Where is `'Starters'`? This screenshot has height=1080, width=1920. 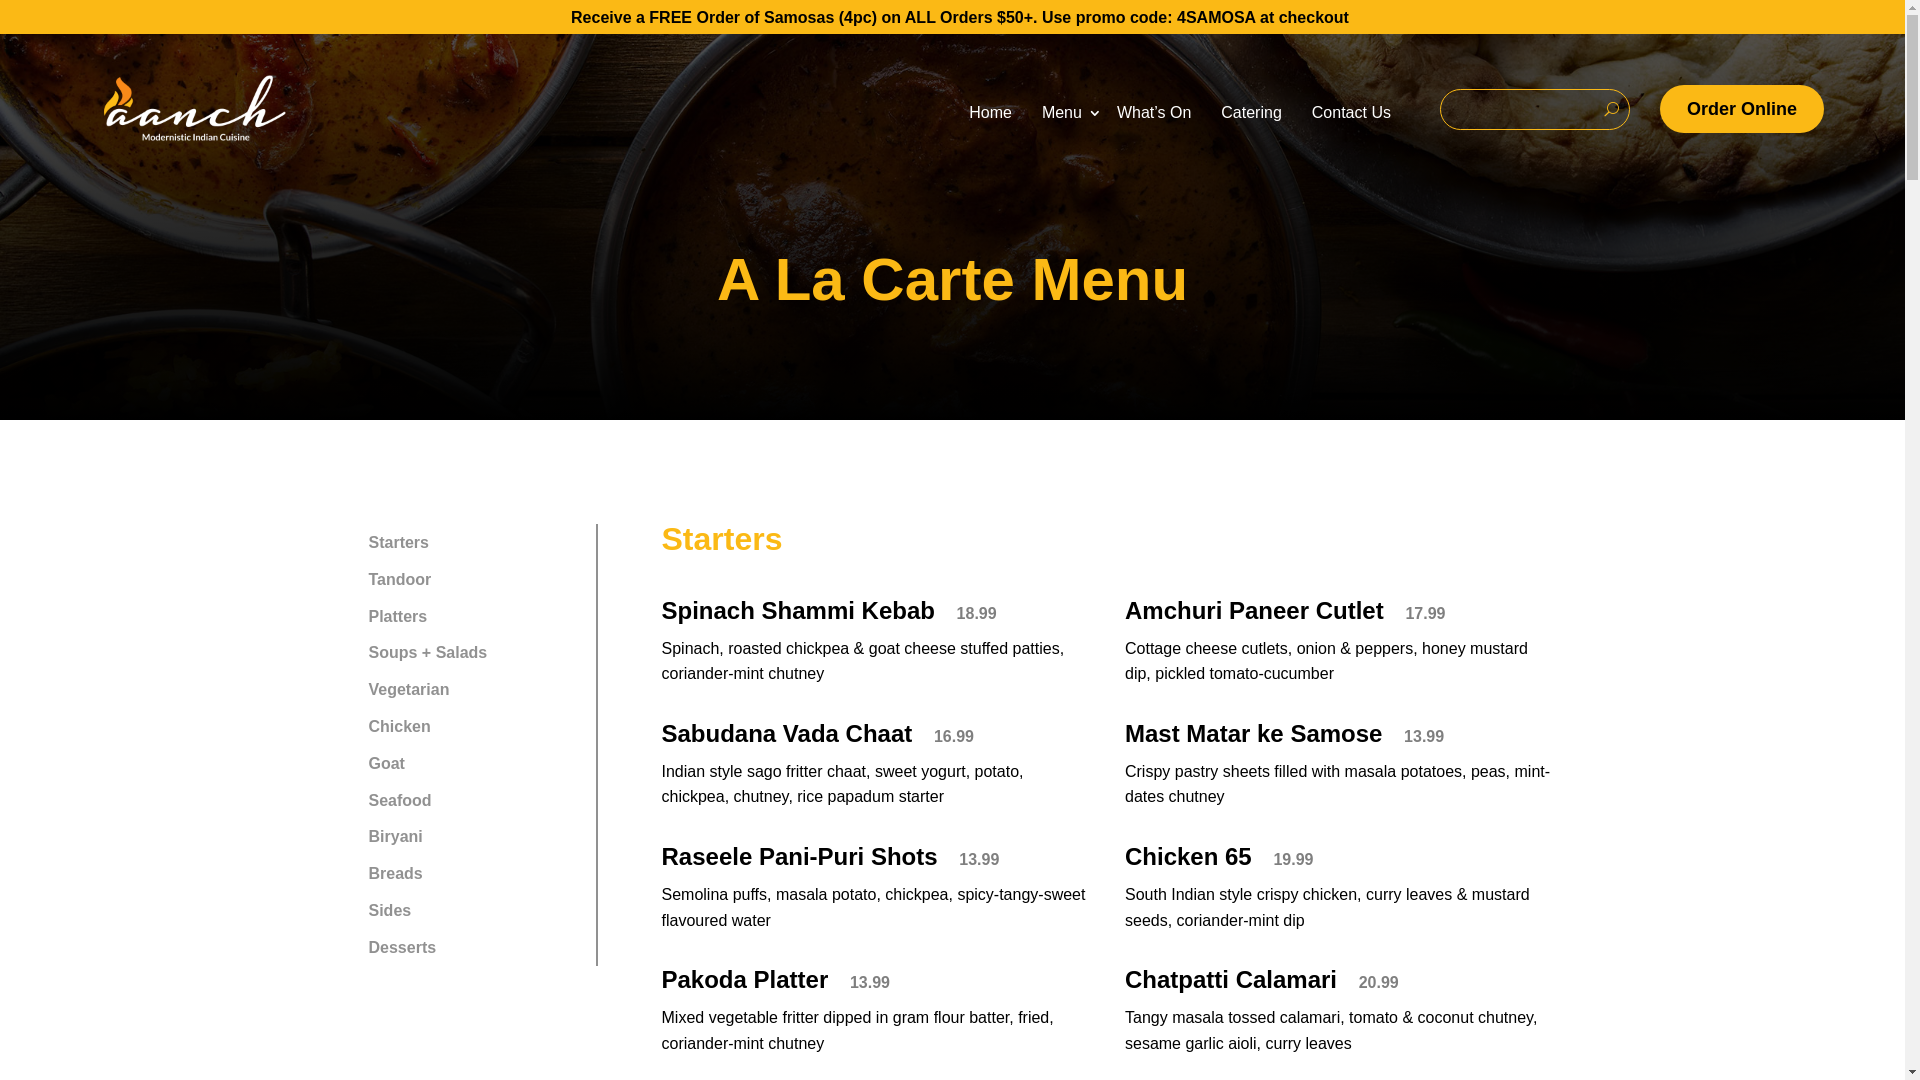 'Starters' is located at coordinates (474, 542).